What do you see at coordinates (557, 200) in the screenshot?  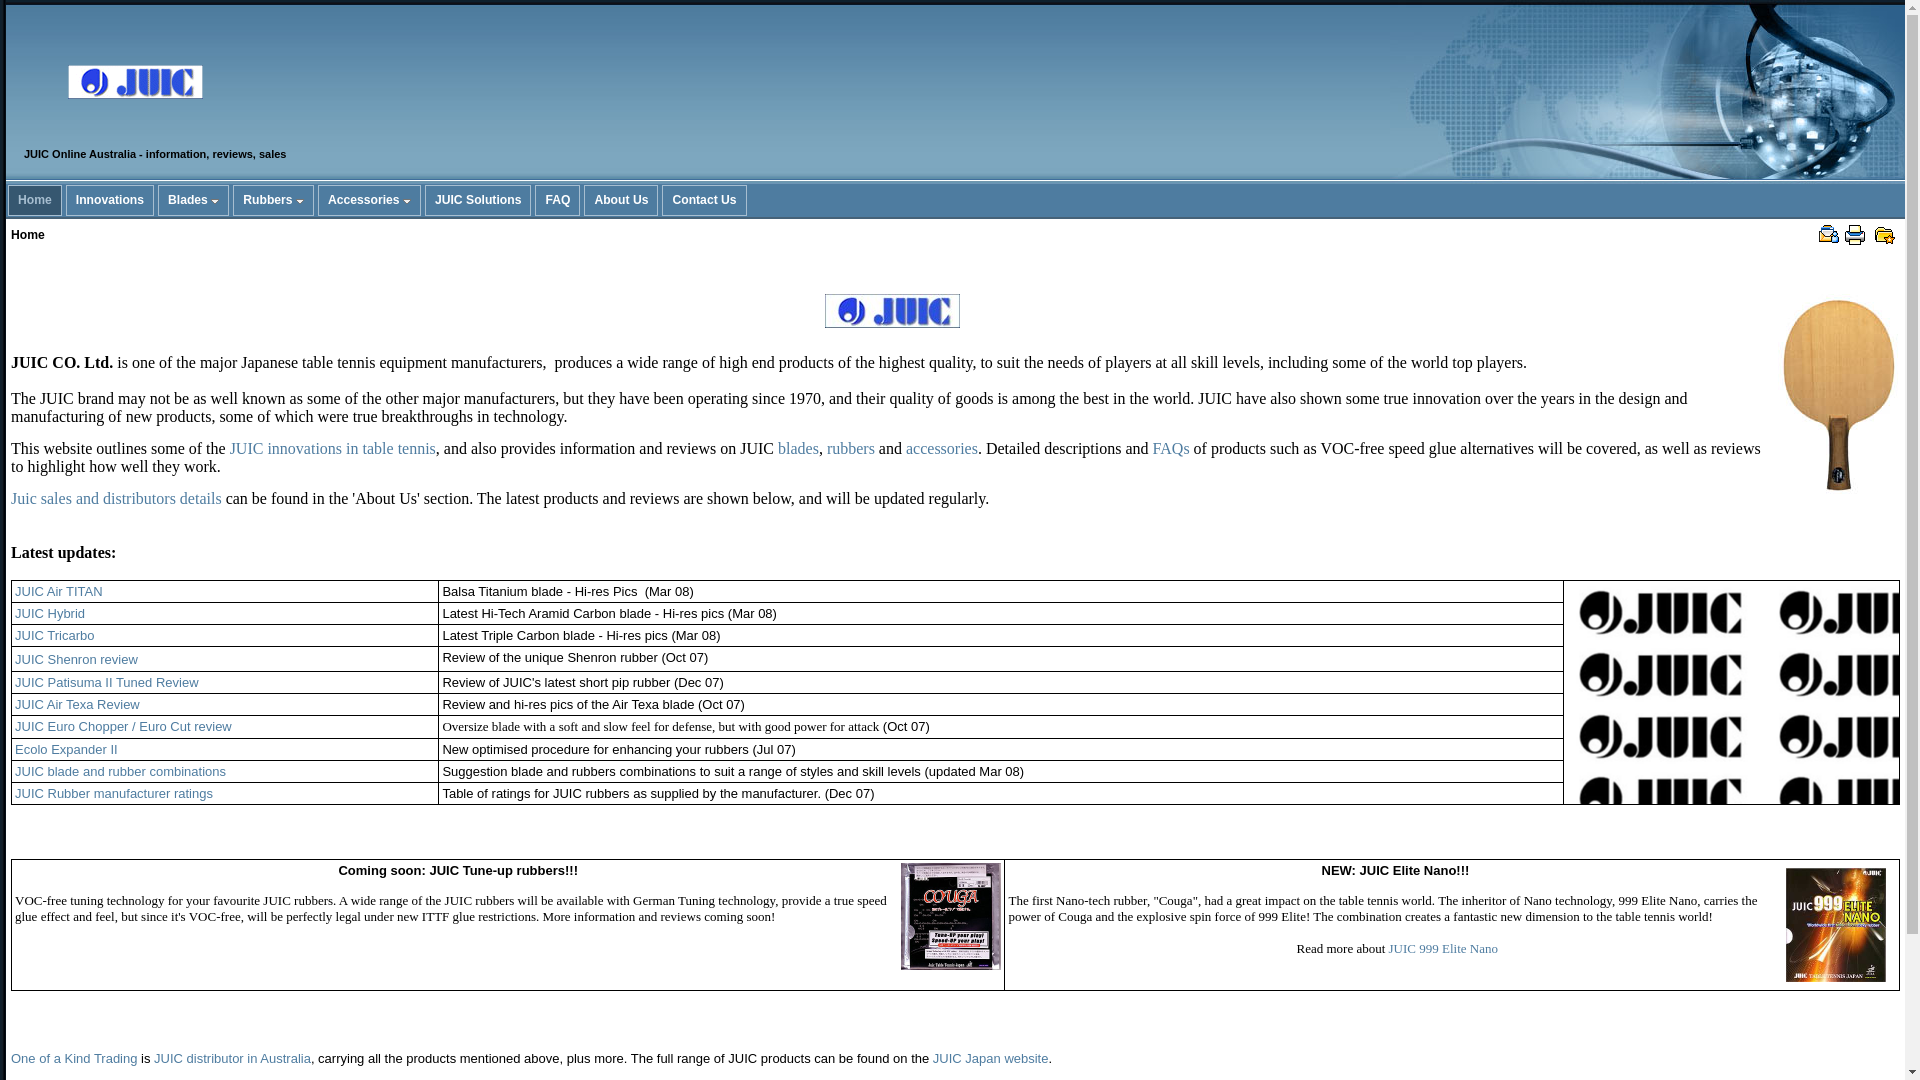 I see `'FAQ'` at bounding box center [557, 200].